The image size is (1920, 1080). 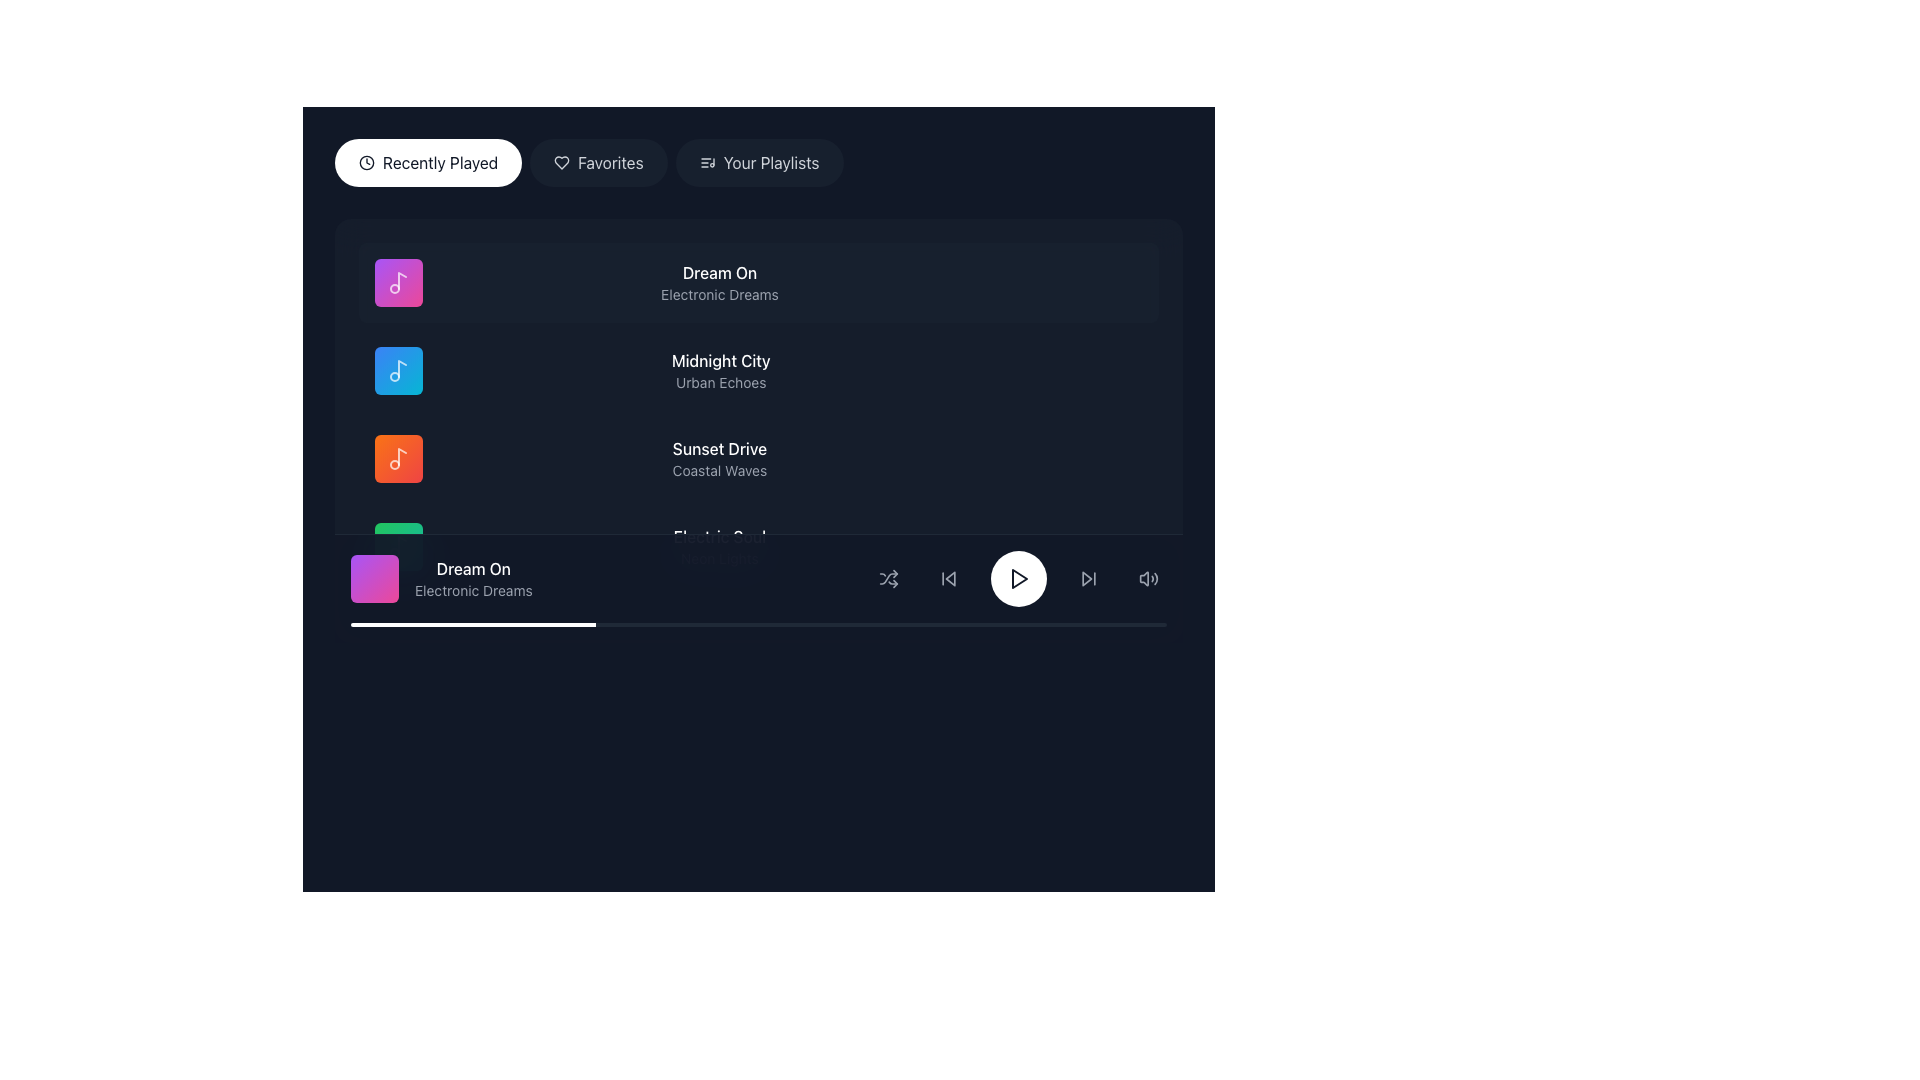 I want to click on the forward skip button icon located in the bottom control bar, so click(x=1086, y=578).